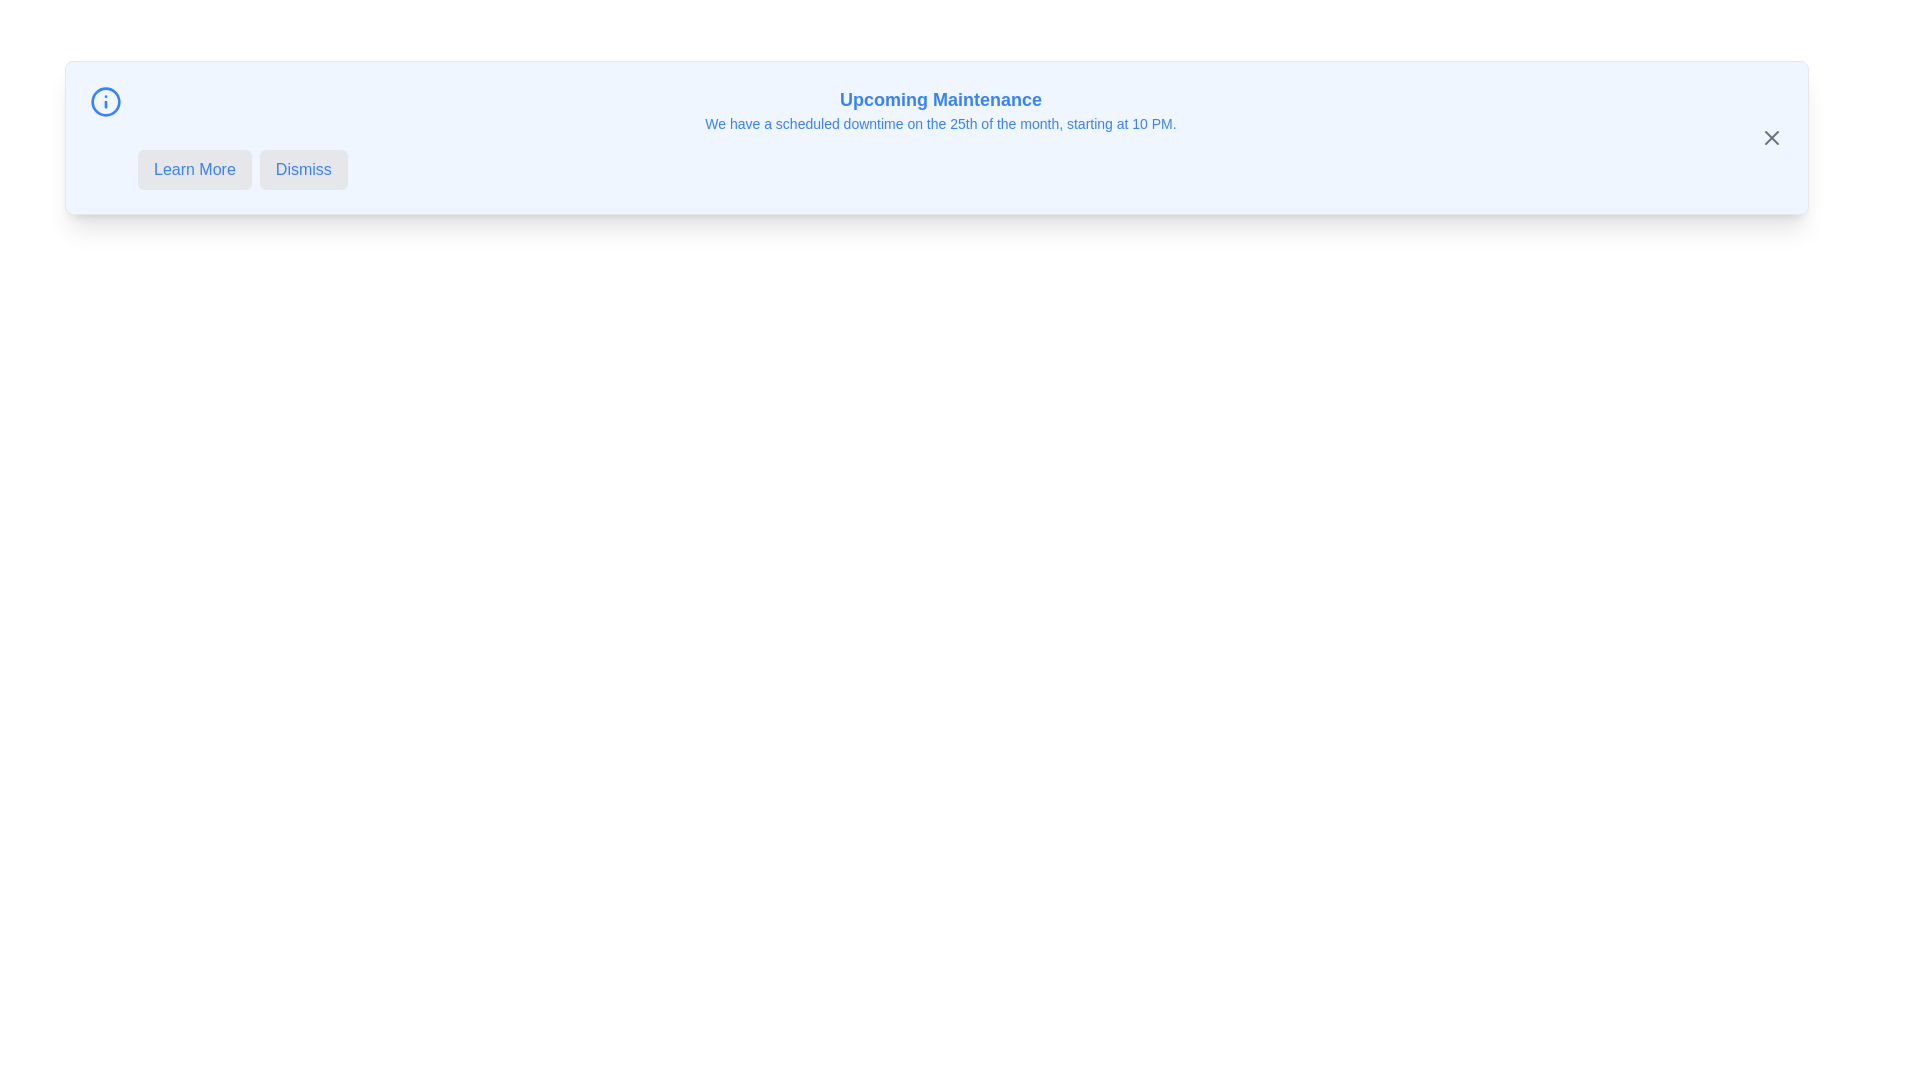  Describe the element at coordinates (939, 123) in the screenshot. I see `text element that contains the message about scheduled downtime, which is centrally aligned and positioned below the header 'Upcoming Maintenance'` at that location.